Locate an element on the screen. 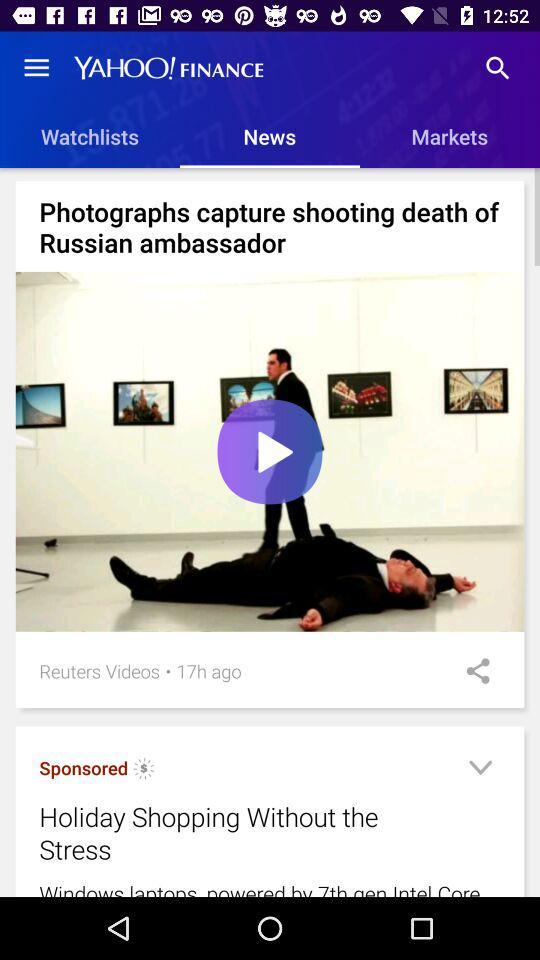 Image resolution: width=540 pixels, height=960 pixels. holiday shopping without icon is located at coordinates (245, 833).